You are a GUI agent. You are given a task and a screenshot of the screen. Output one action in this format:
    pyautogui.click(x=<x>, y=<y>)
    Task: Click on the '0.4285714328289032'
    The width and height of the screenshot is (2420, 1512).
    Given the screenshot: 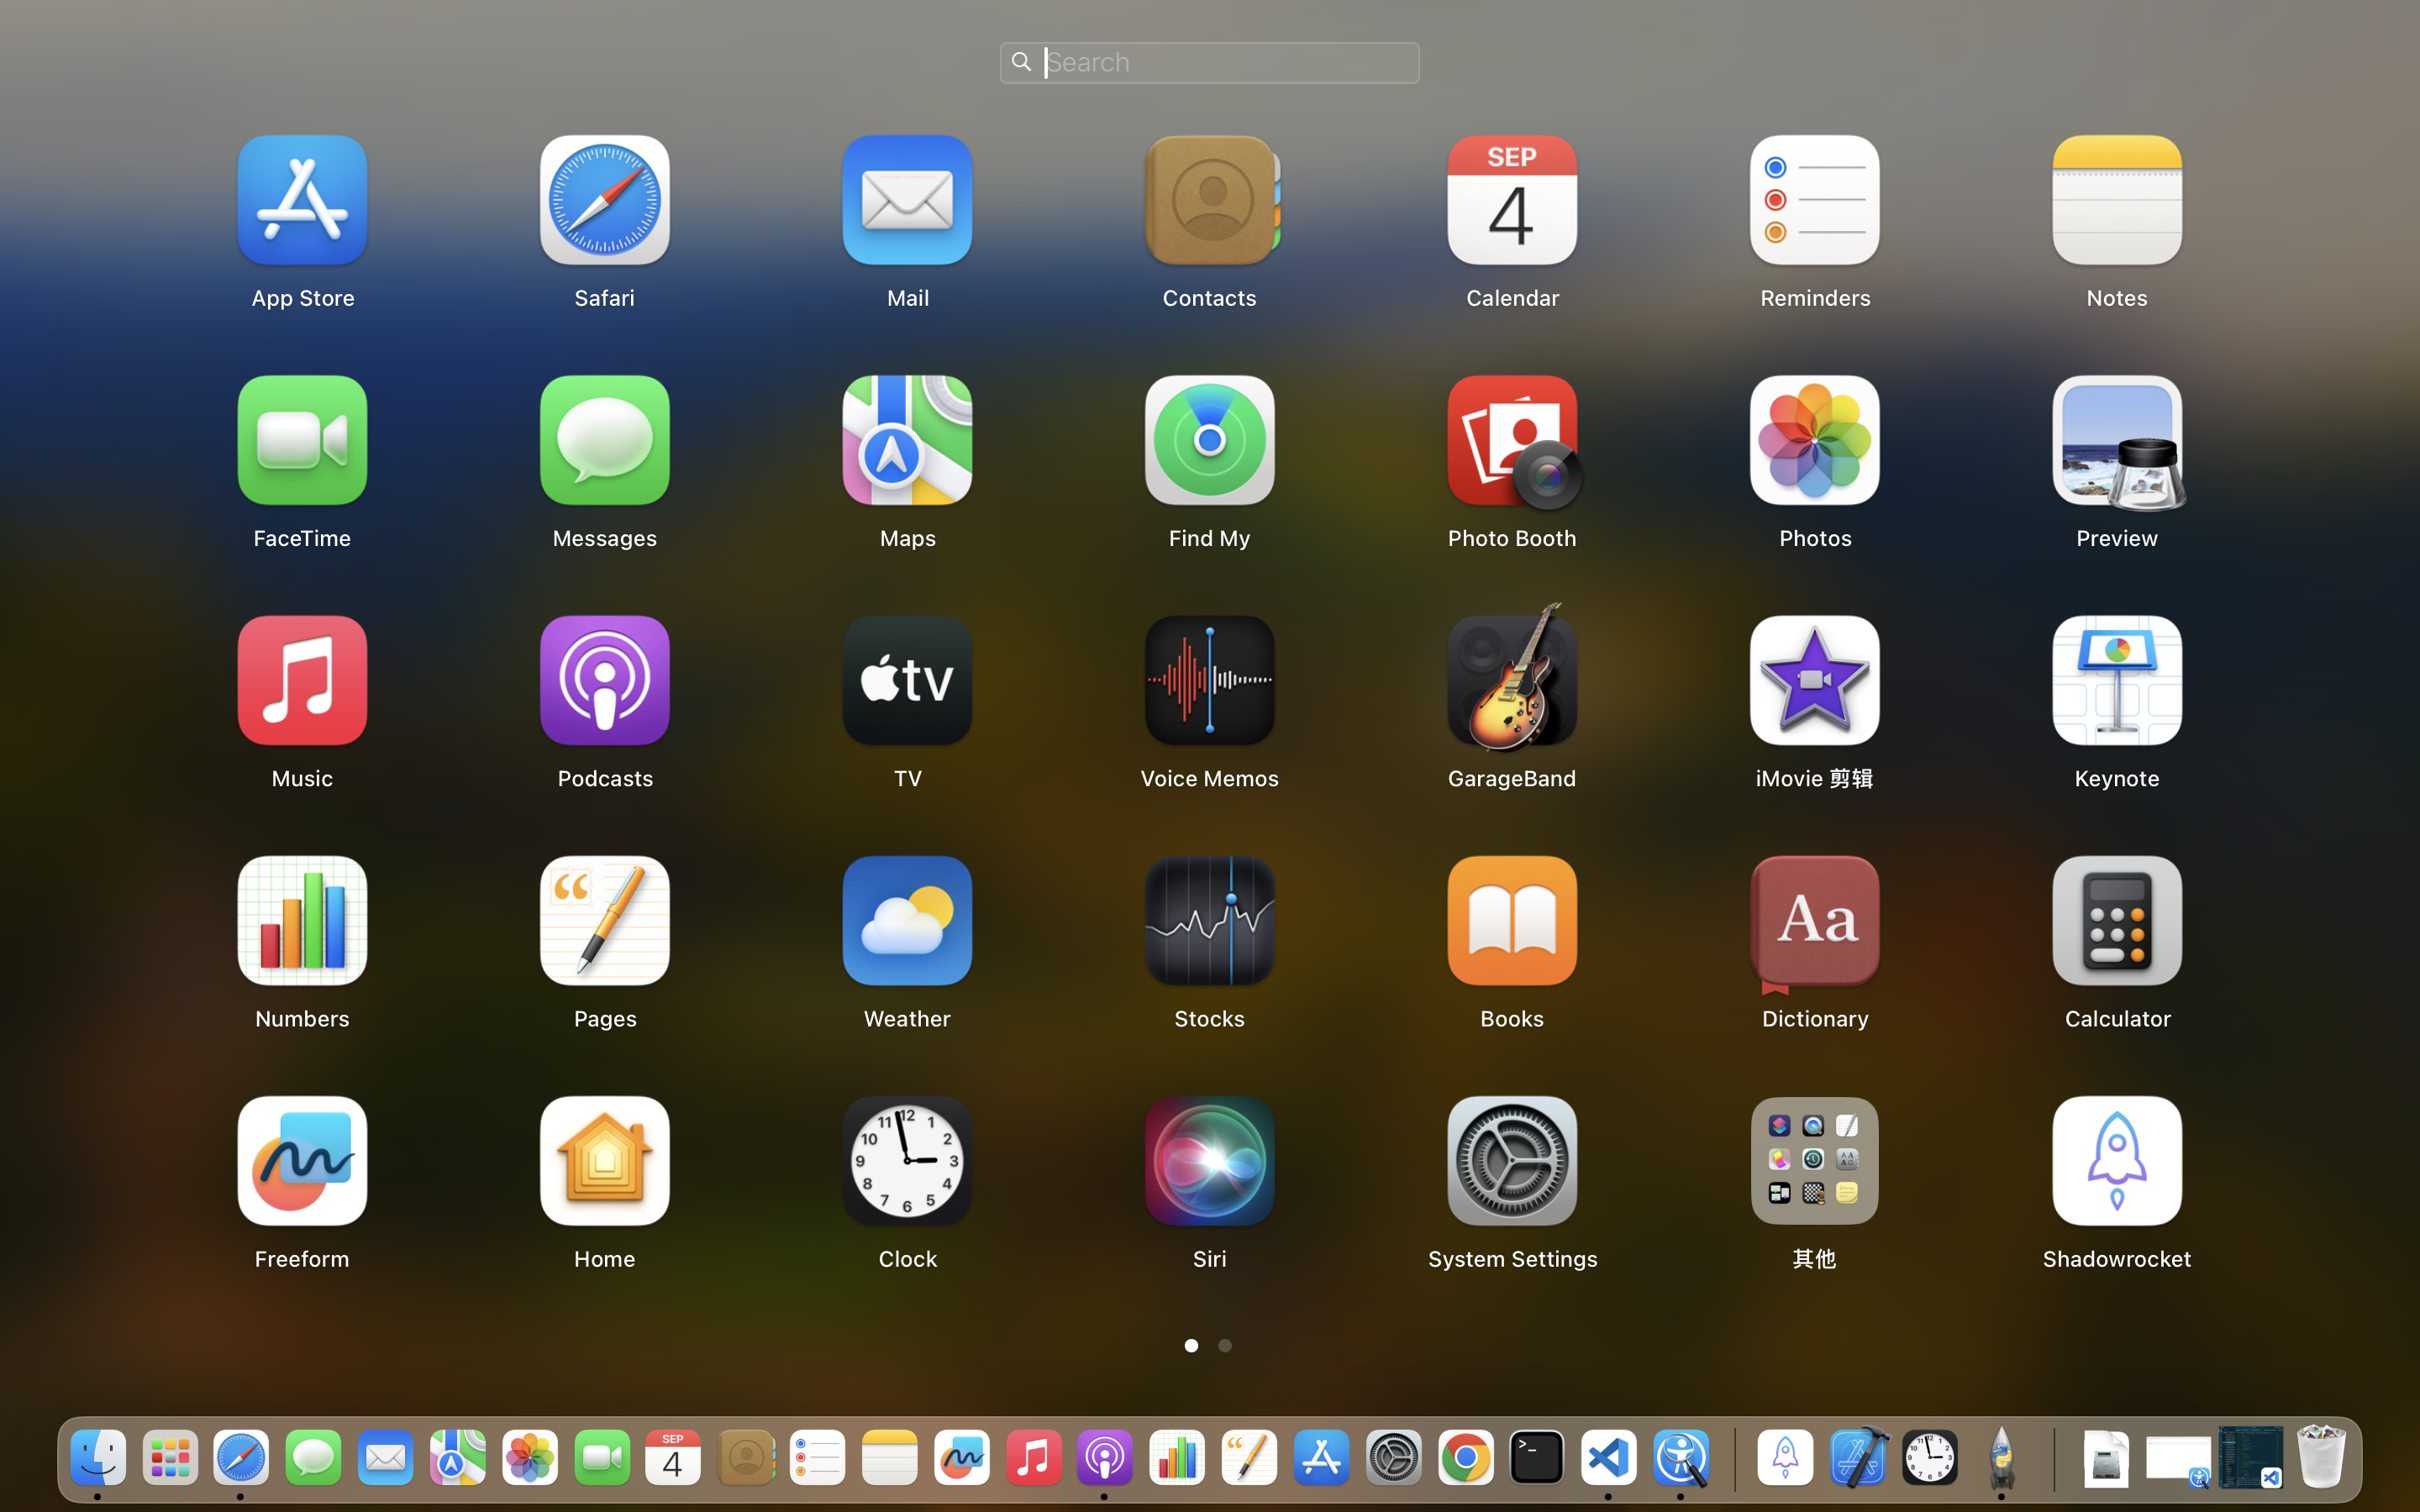 What is the action you would take?
    pyautogui.click(x=1730, y=1458)
    